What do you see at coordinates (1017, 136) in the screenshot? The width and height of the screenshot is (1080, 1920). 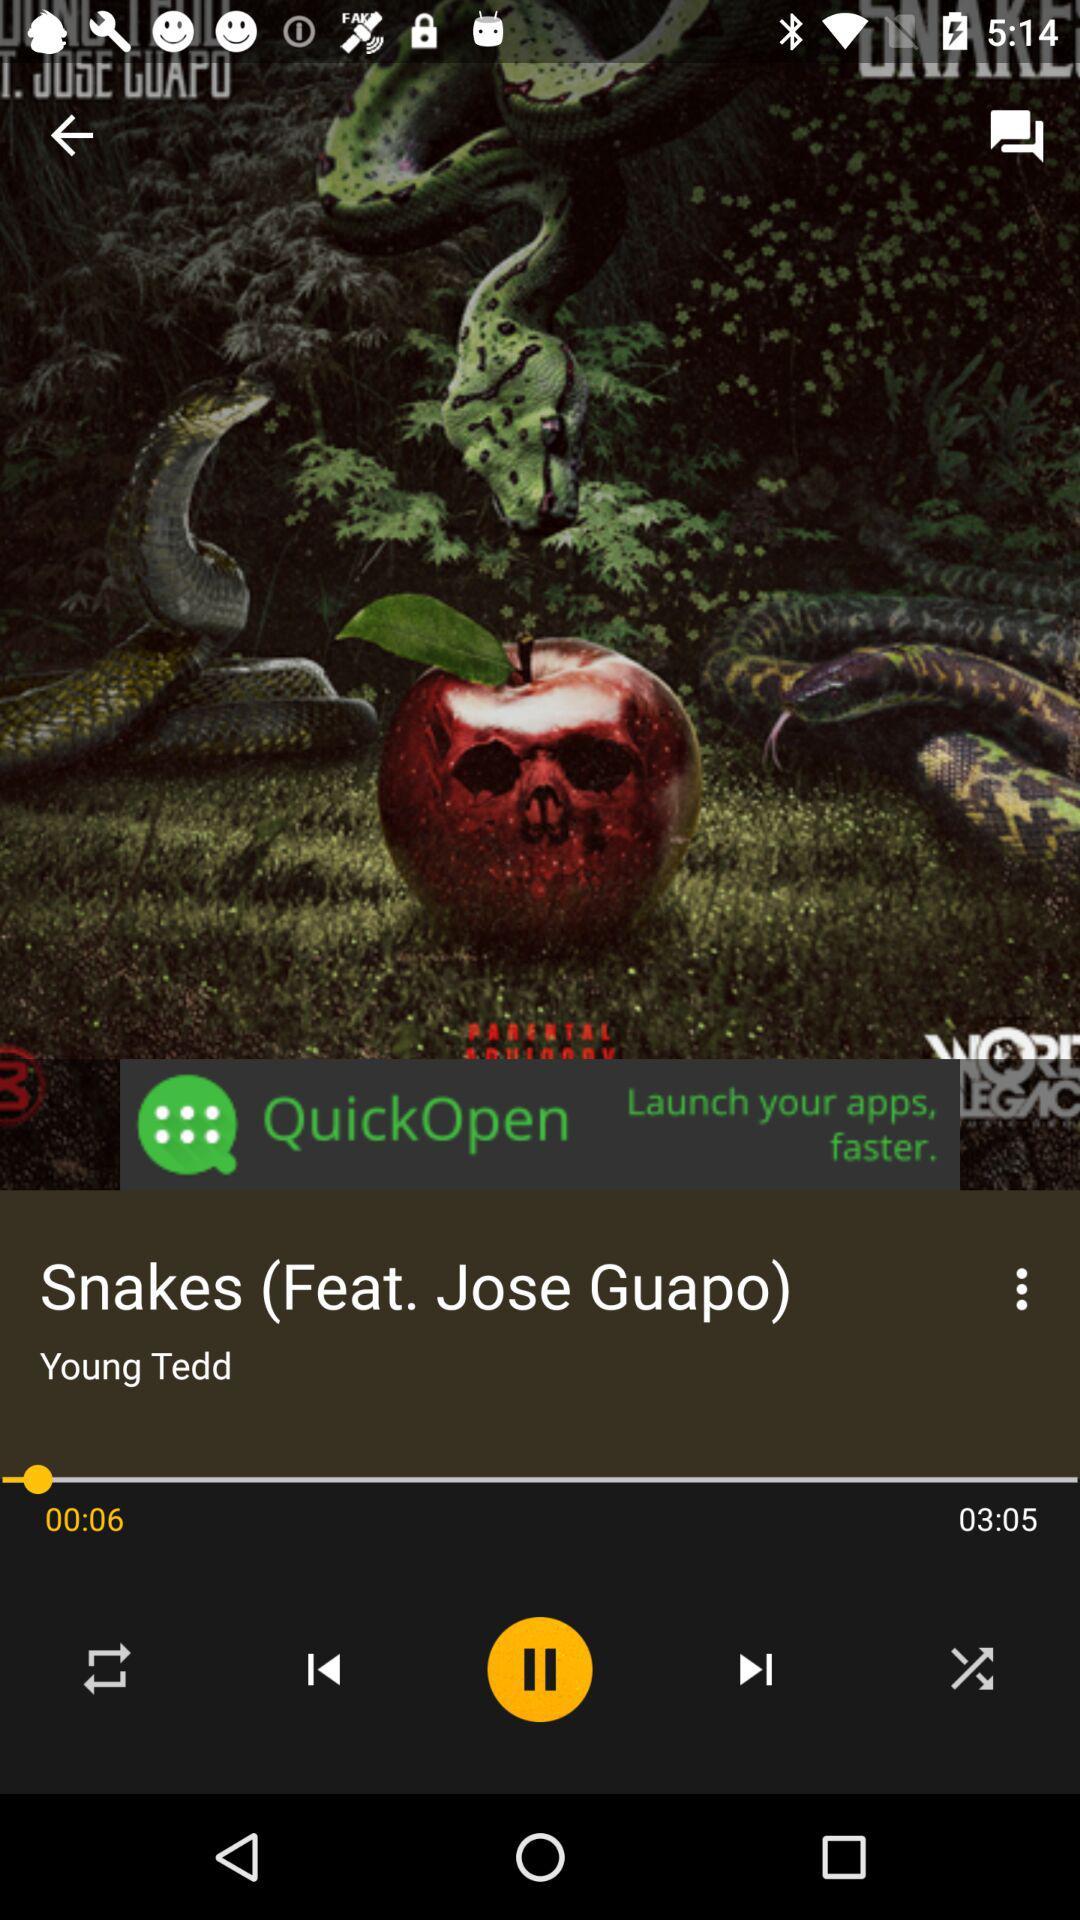 I see `the message icon from the top right corner of the page` at bounding box center [1017, 136].